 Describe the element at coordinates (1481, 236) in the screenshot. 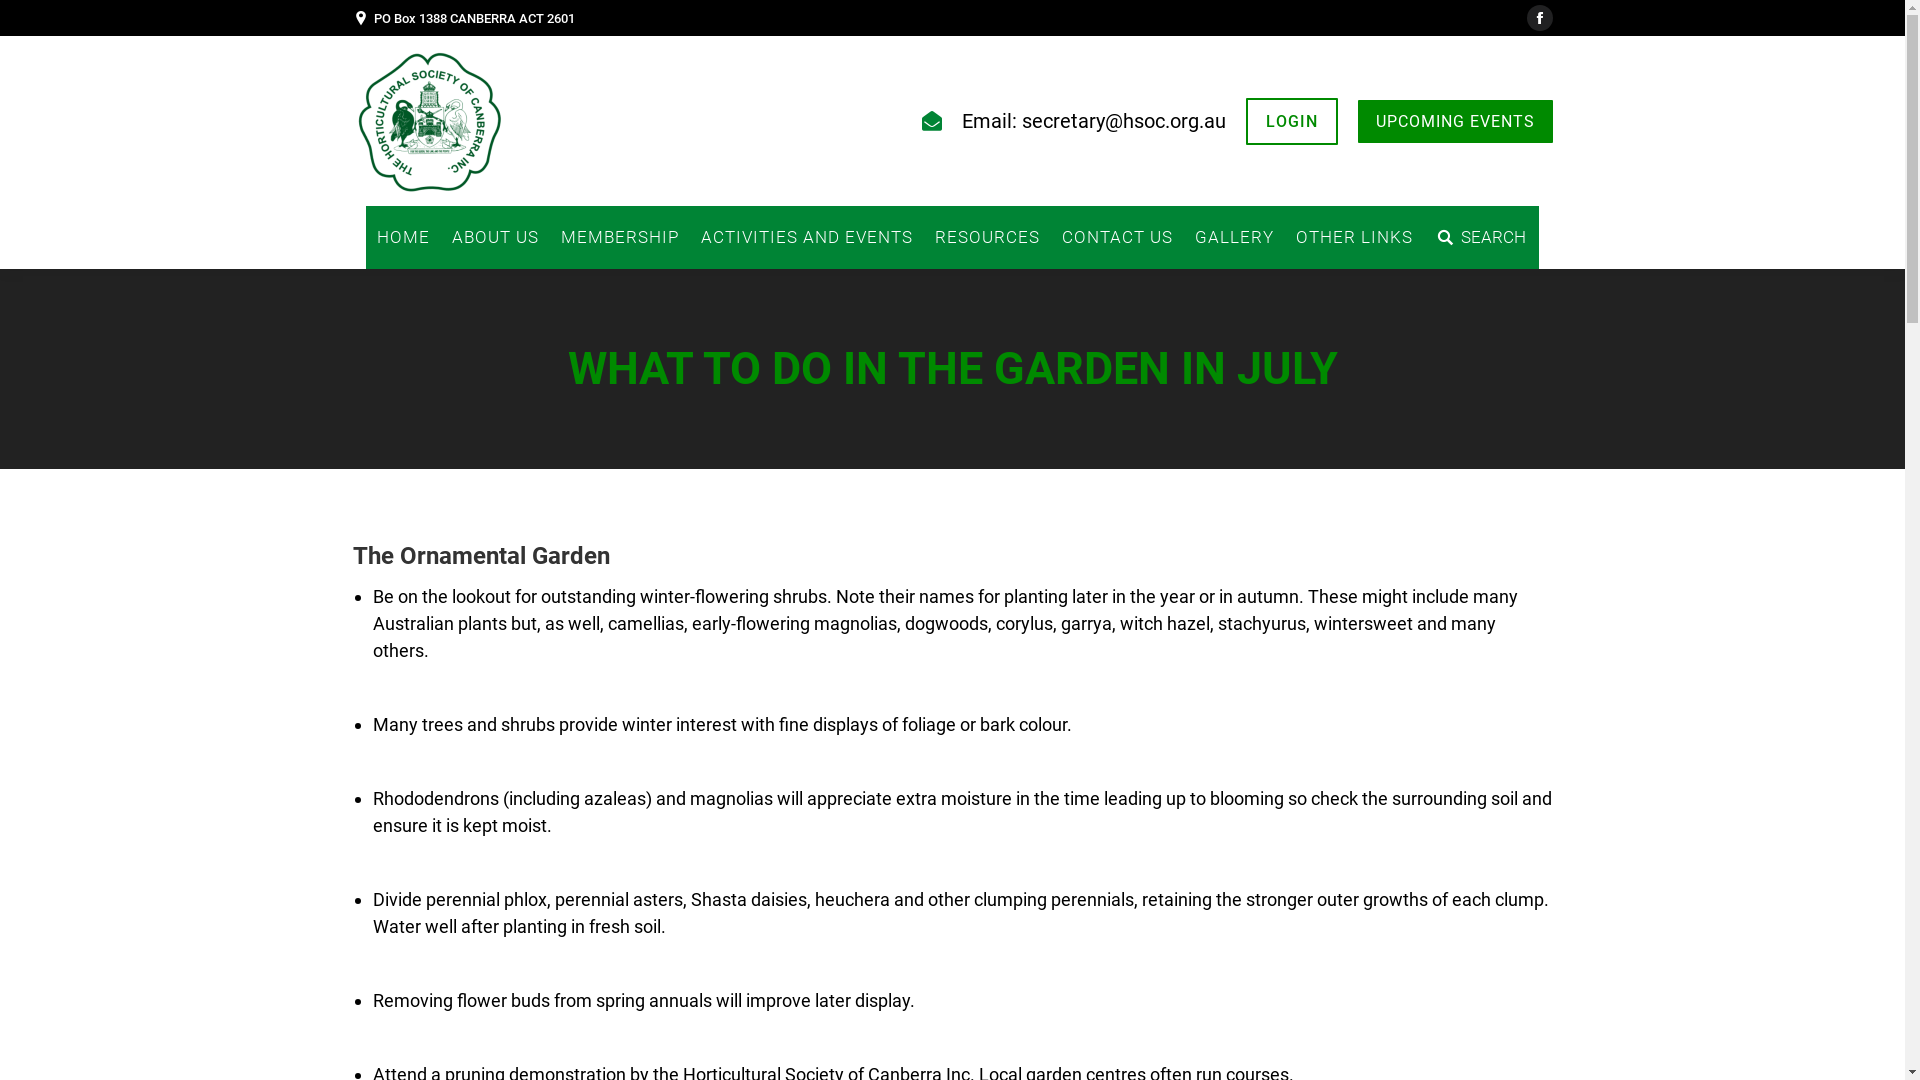

I see `'SEARCH'` at that location.